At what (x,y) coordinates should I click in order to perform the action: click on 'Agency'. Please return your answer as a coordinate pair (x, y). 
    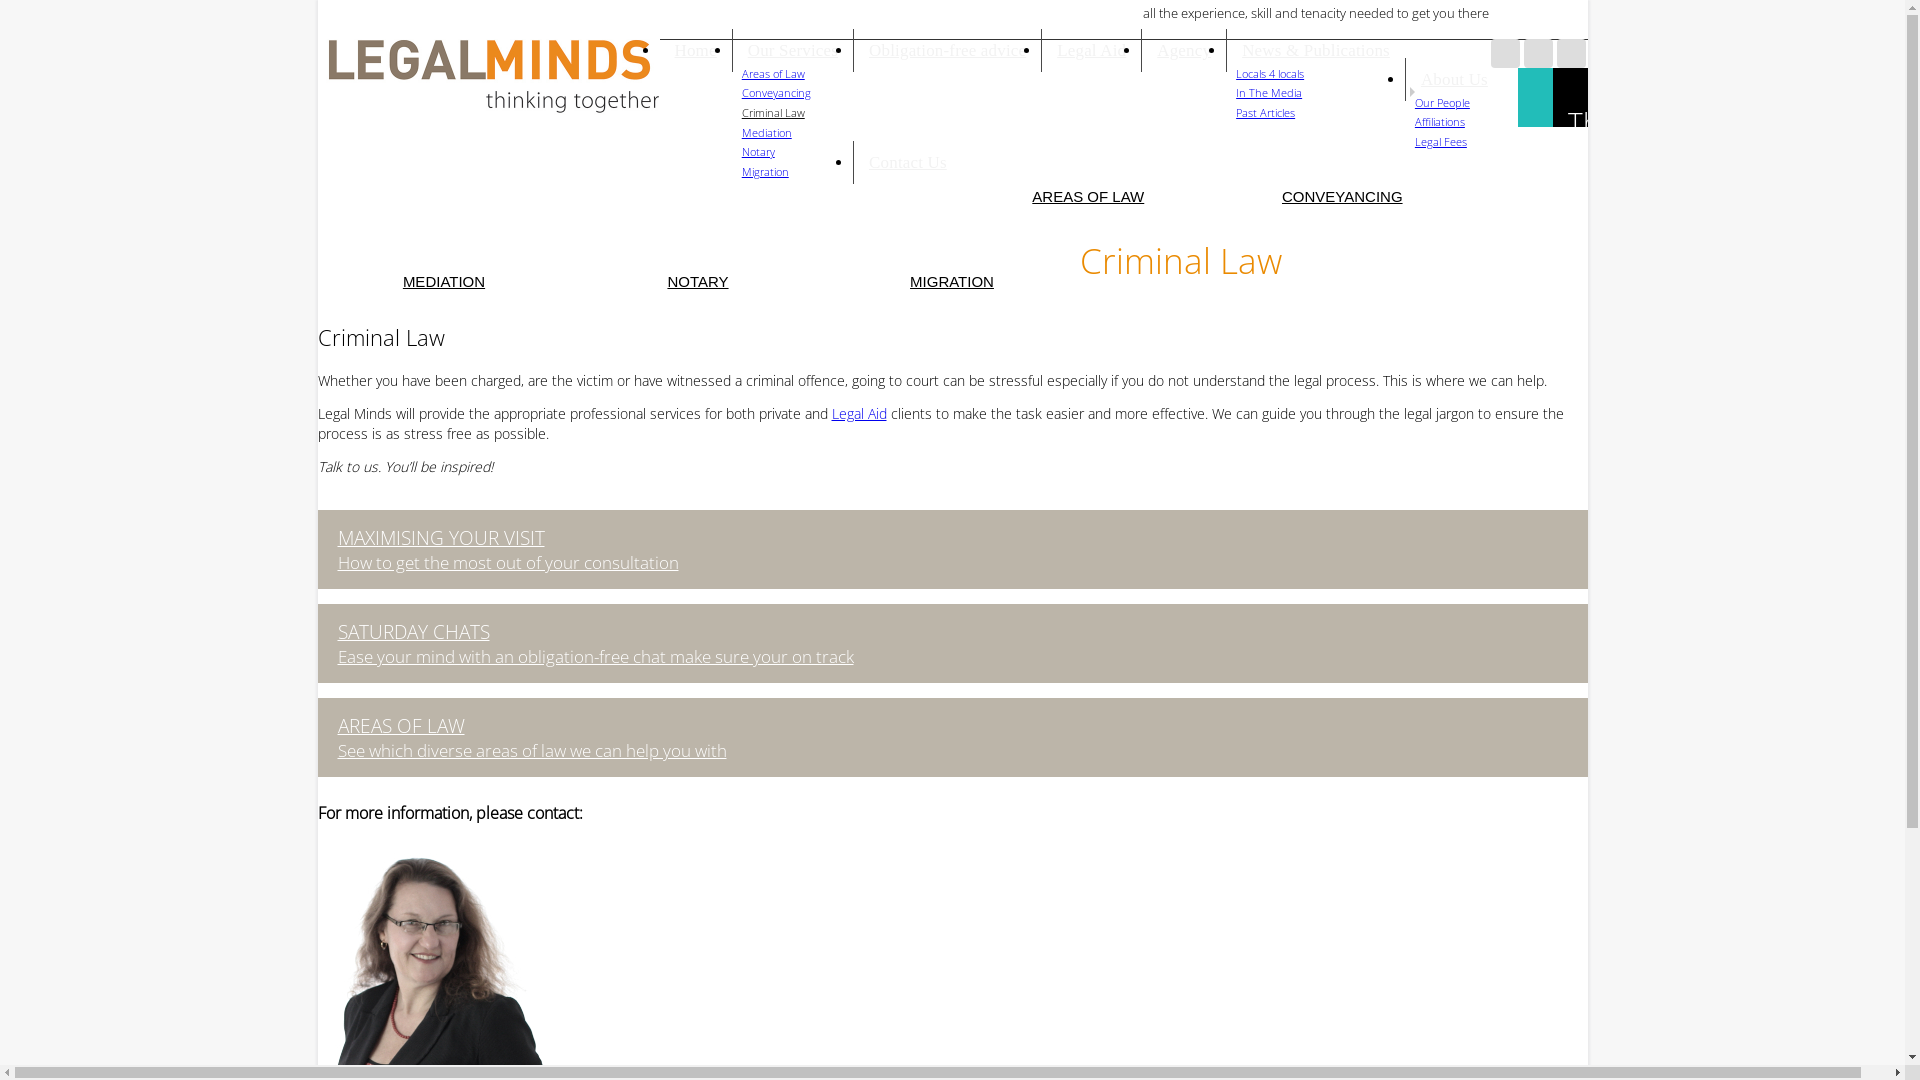
    Looking at the image, I should click on (1141, 49).